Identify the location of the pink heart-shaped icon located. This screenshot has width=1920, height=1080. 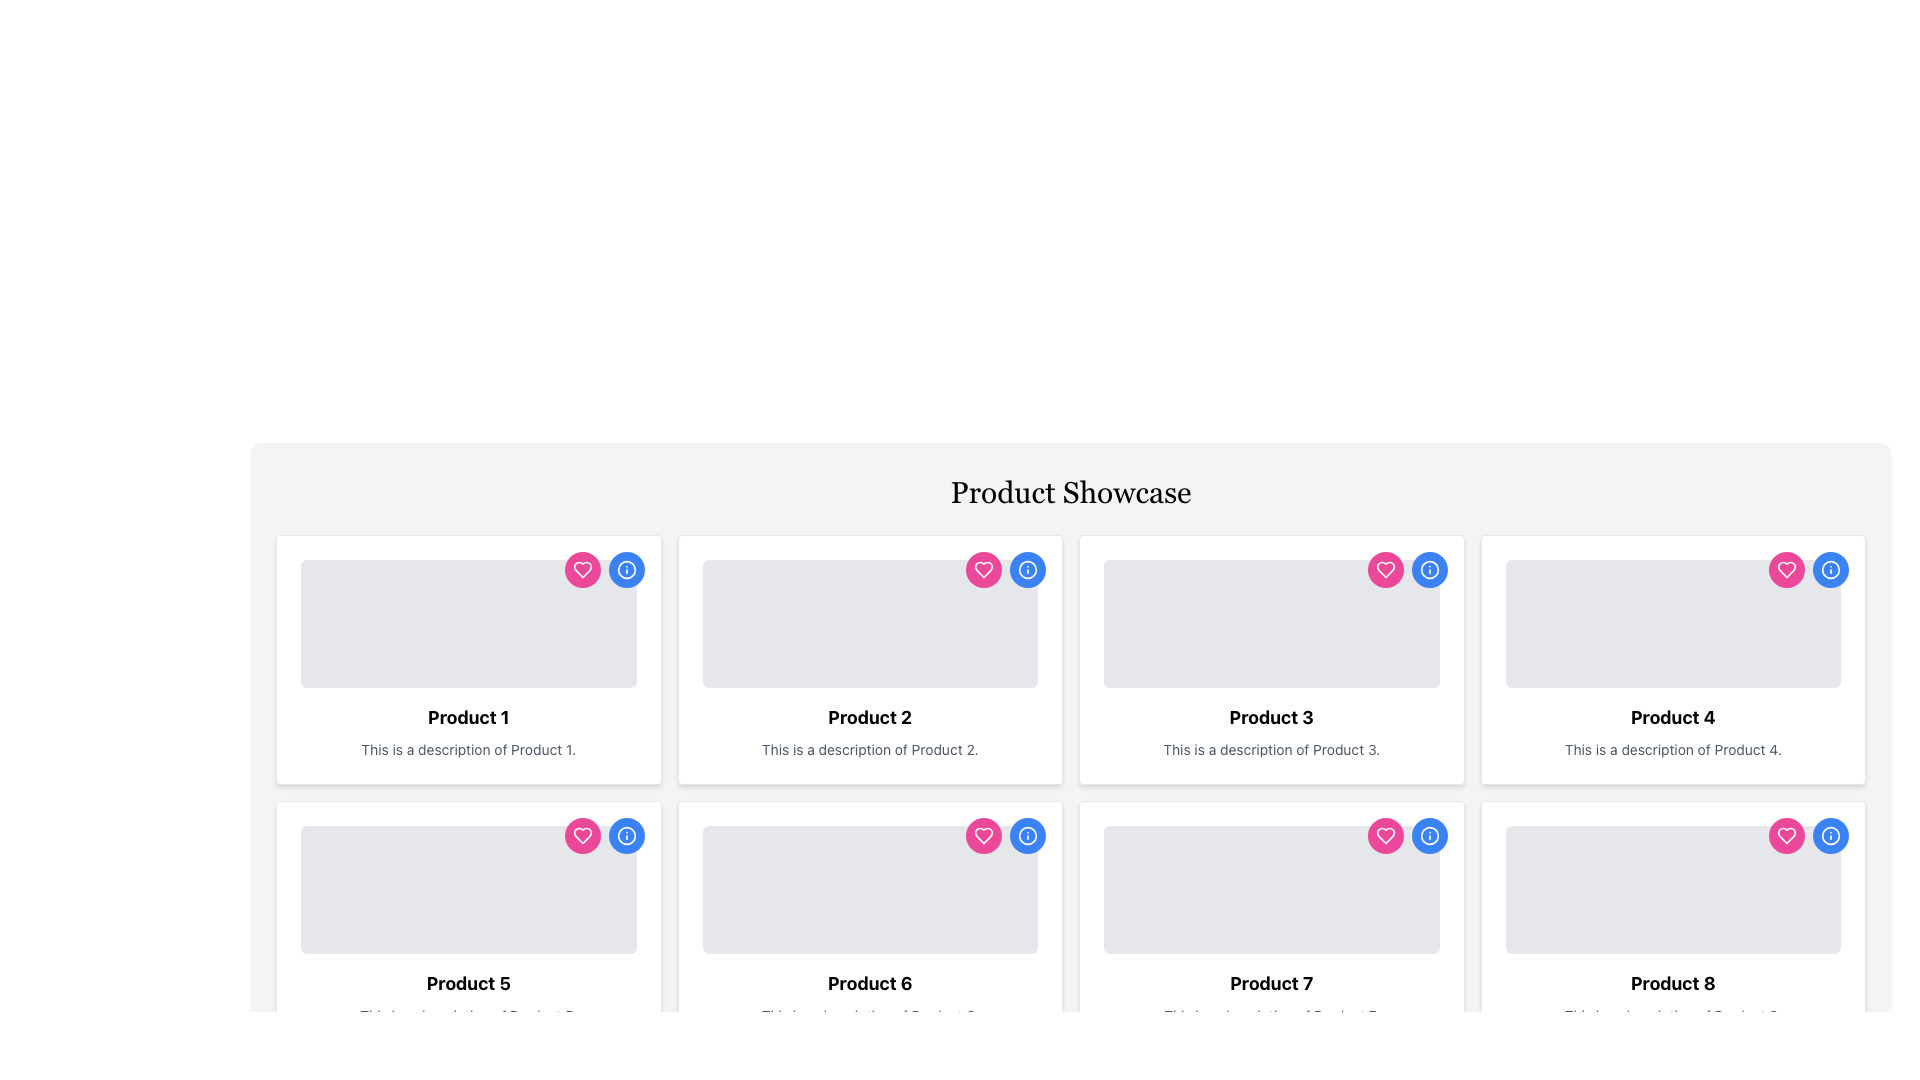
(983, 570).